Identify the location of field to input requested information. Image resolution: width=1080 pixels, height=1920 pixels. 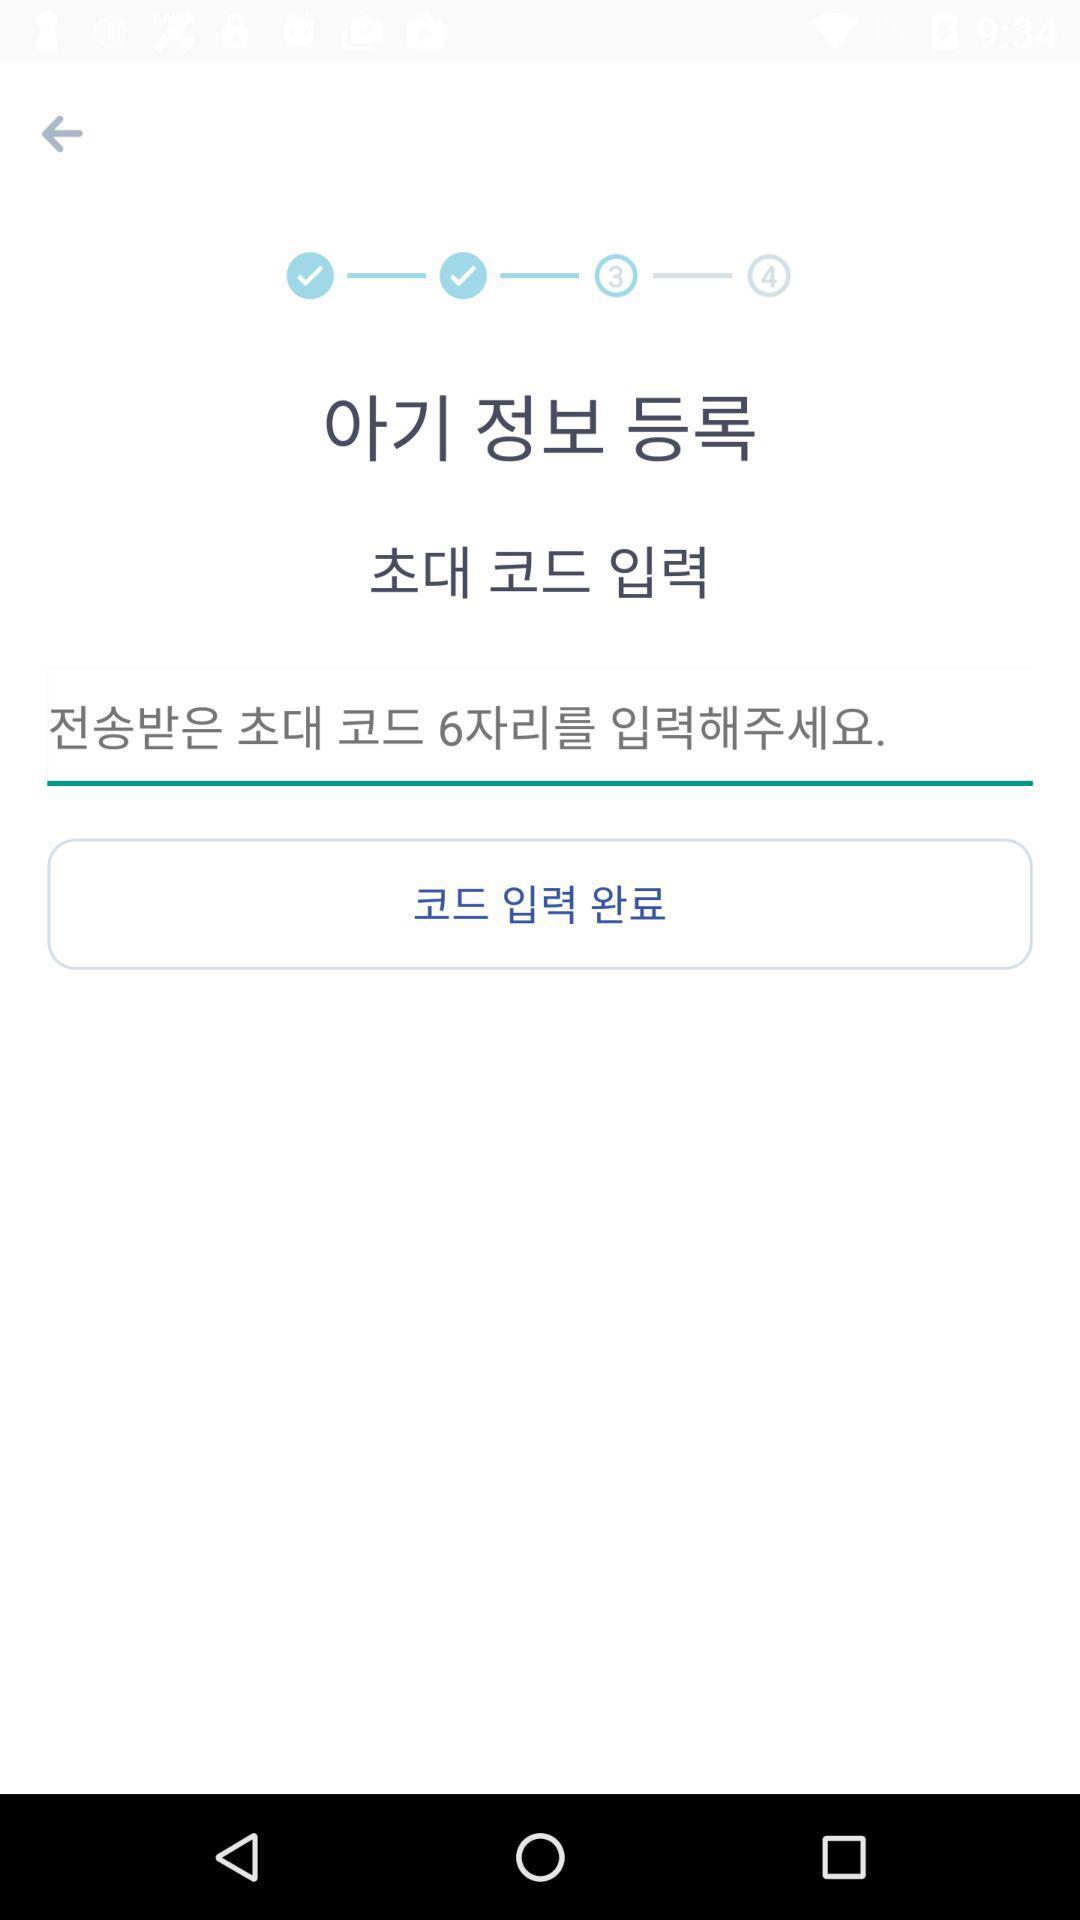
(540, 725).